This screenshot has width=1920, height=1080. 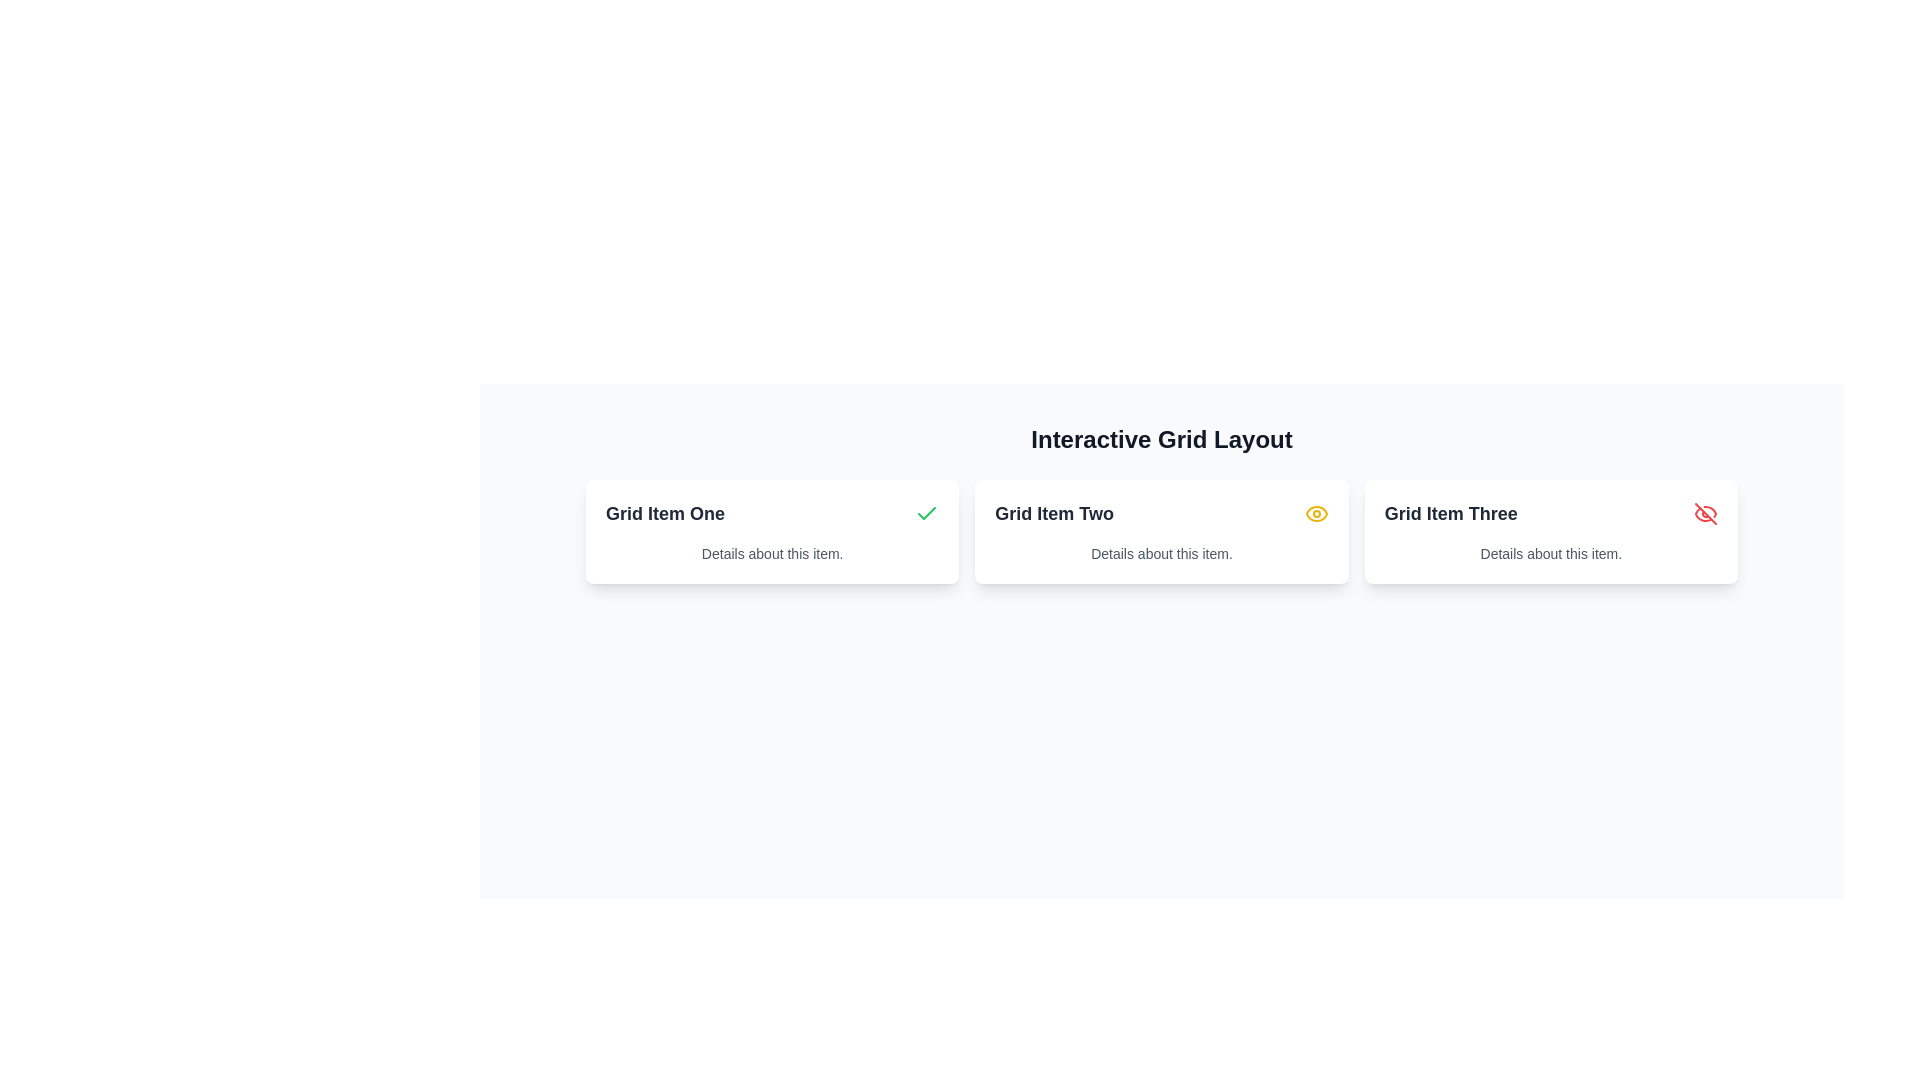 I want to click on the static text displaying 'Details about this item.' which is located beneath the title 'Grid Item Three' and to the left of a red 'eye' icon, so click(x=1550, y=554).